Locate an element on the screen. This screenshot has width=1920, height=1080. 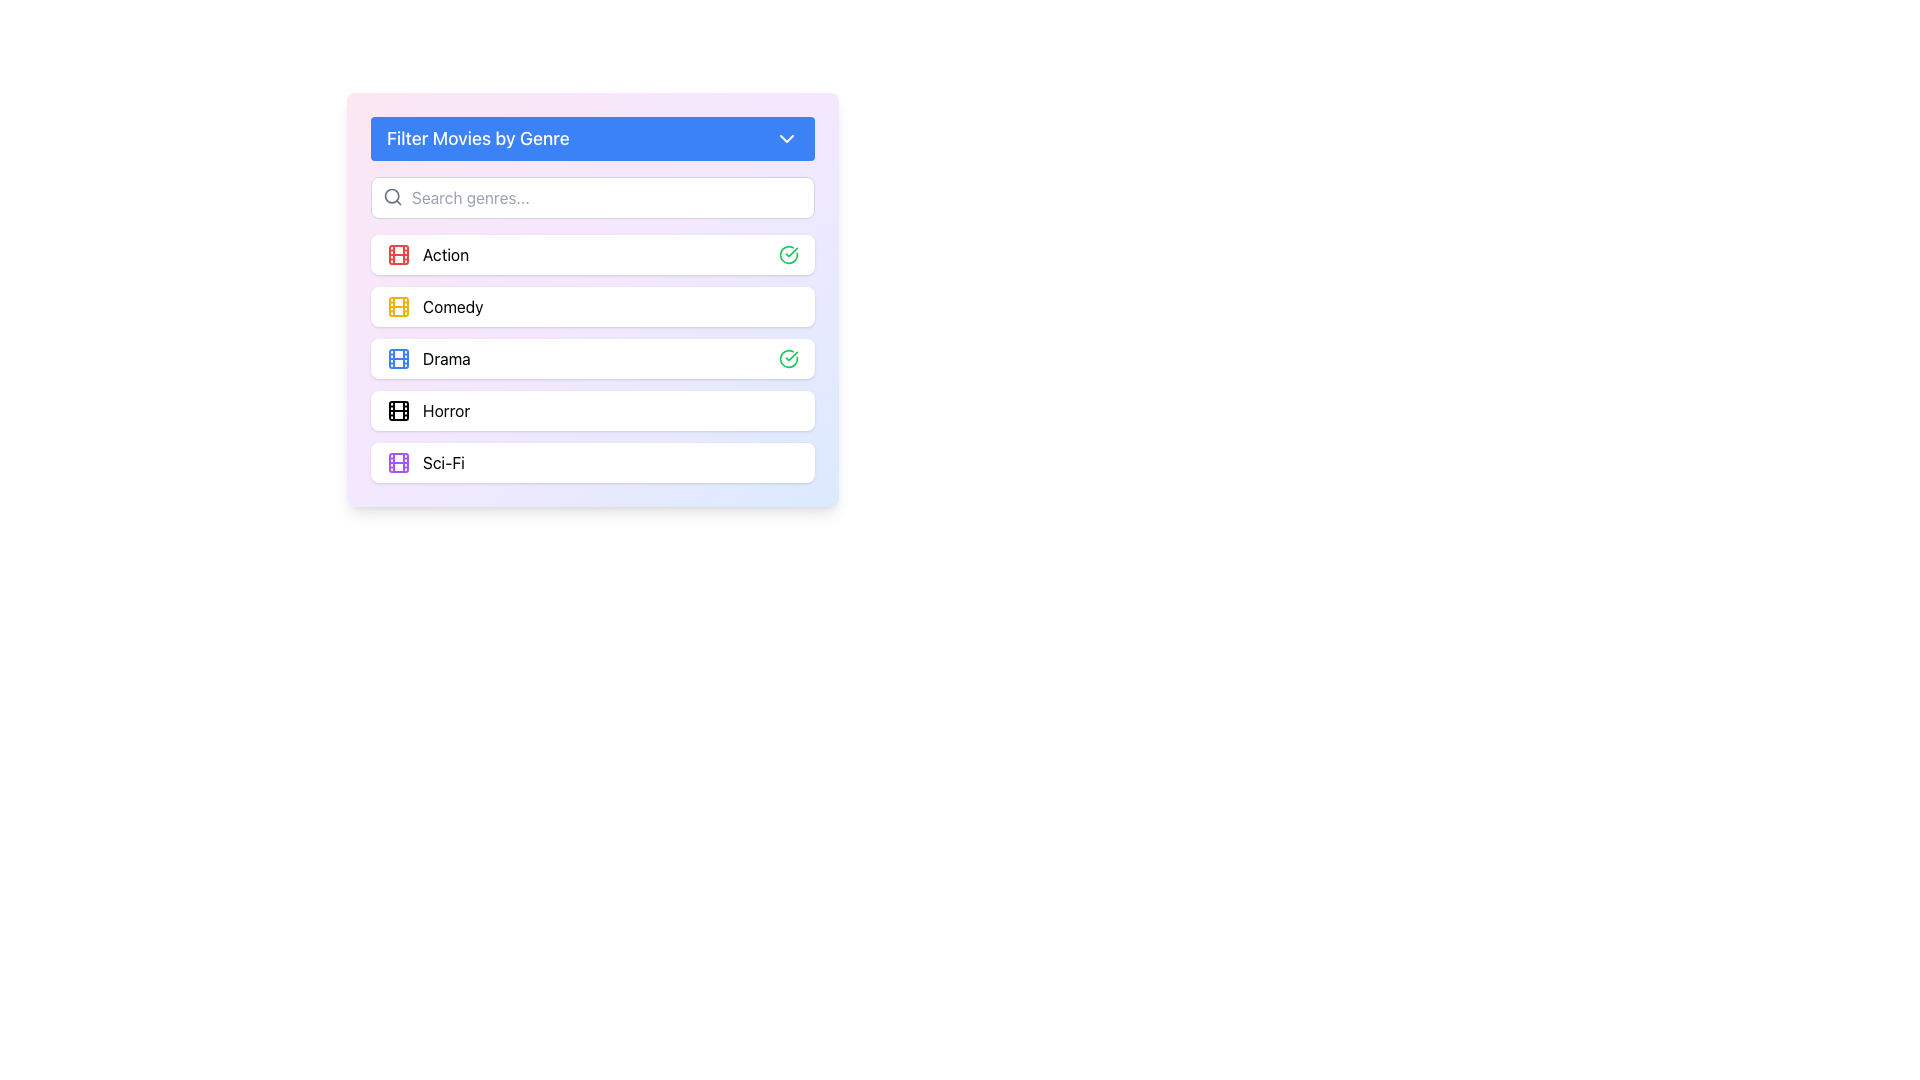
the third selectable list item labeled 'Drama' in the 'Filter Movies by Genre' section is located at coordinates (592, 357).